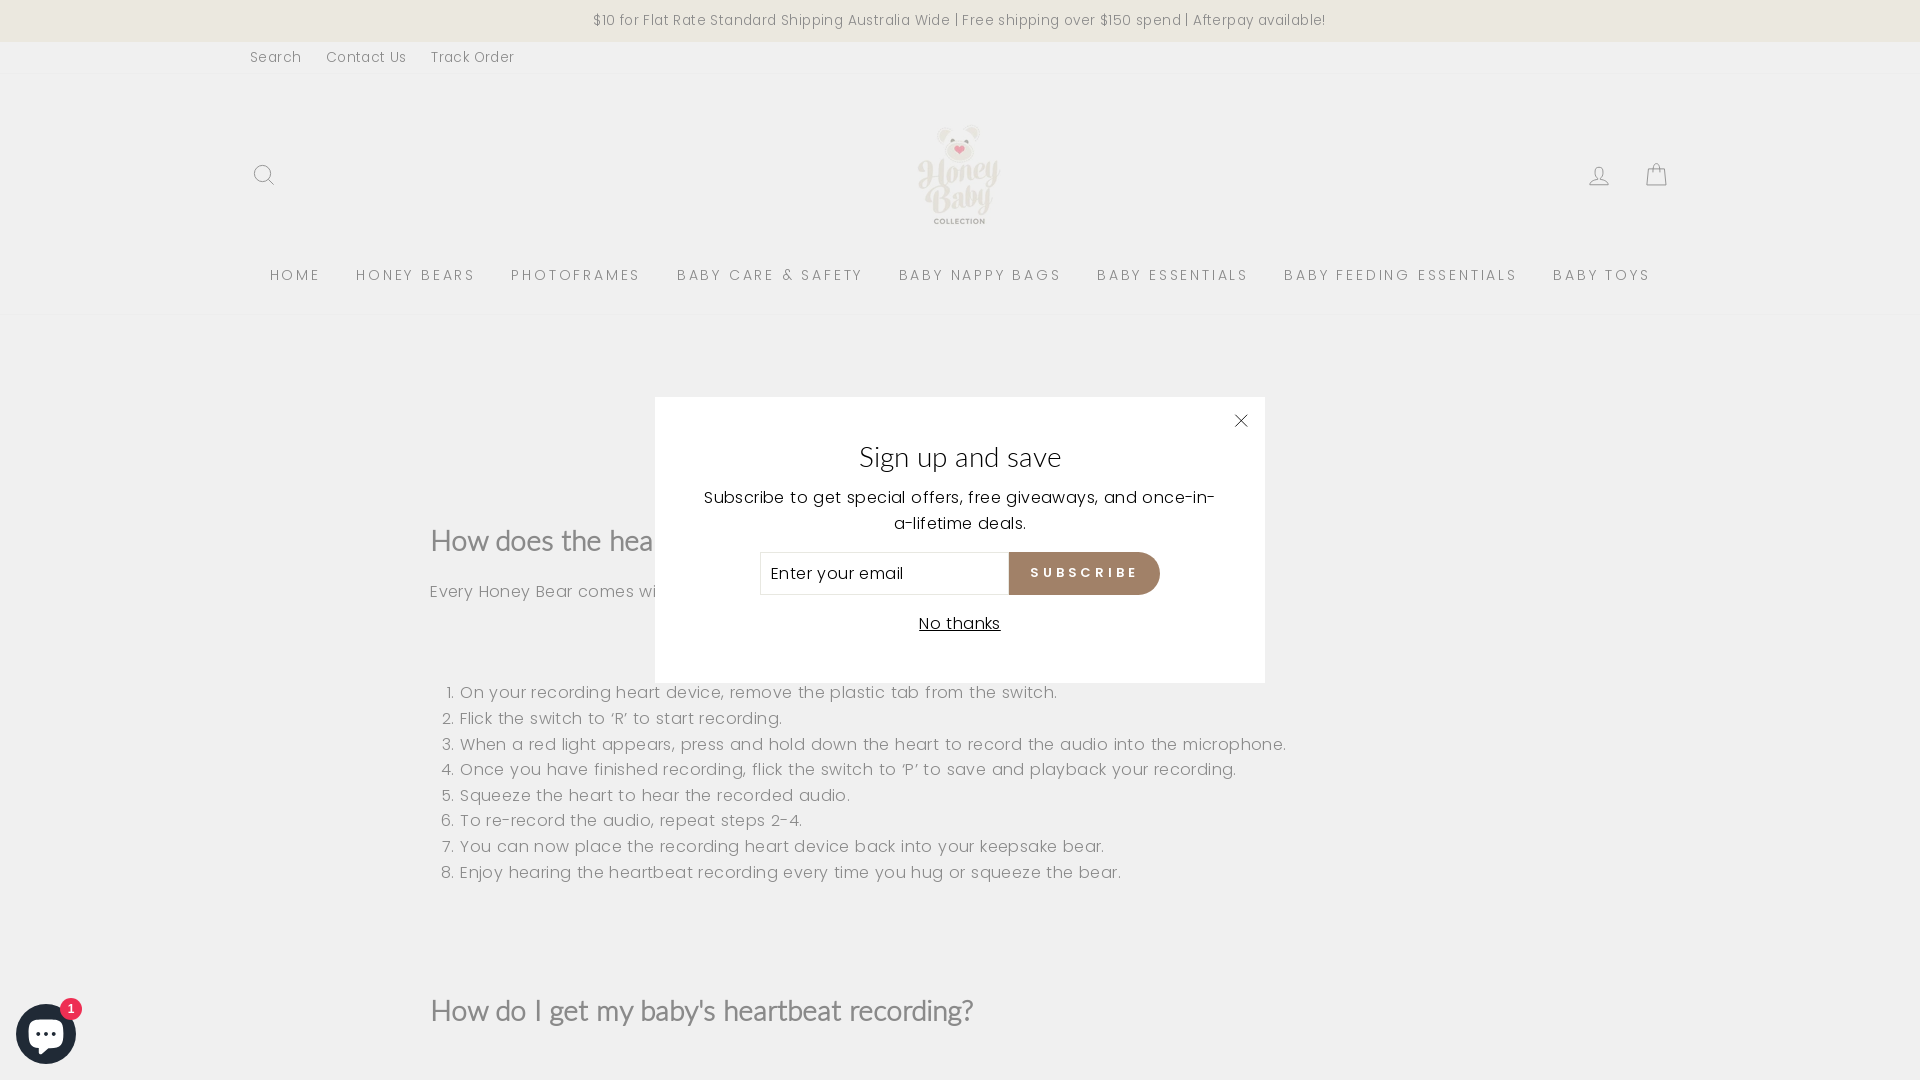 The height and width of the screenshot is (1080, 1920). Describe the element at coordinates (263, 174) in the screenshot. I see `'SEARCH'` at that location.